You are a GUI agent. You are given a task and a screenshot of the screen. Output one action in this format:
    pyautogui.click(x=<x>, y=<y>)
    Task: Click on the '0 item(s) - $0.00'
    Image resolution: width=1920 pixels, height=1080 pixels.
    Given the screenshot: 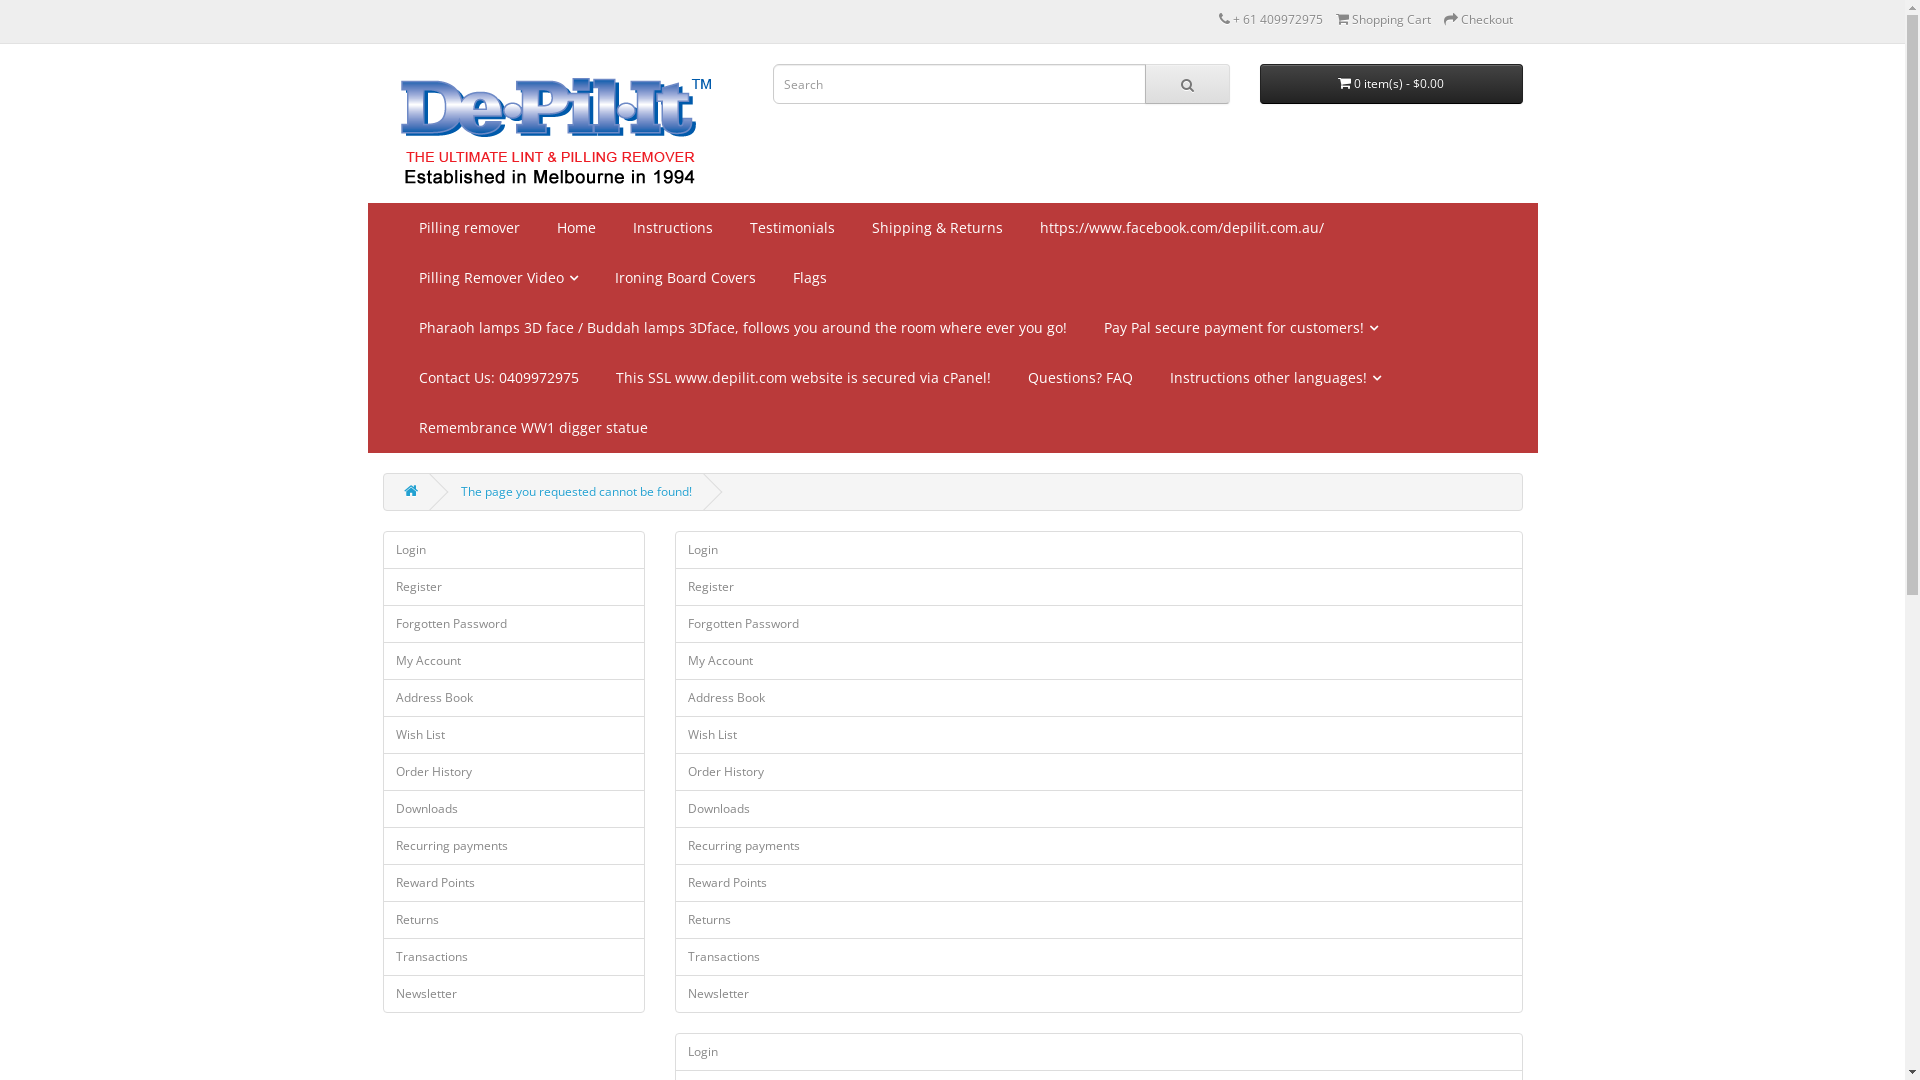 What is the action you would take?
    pyautogui.click(x=1390, y=83)
    